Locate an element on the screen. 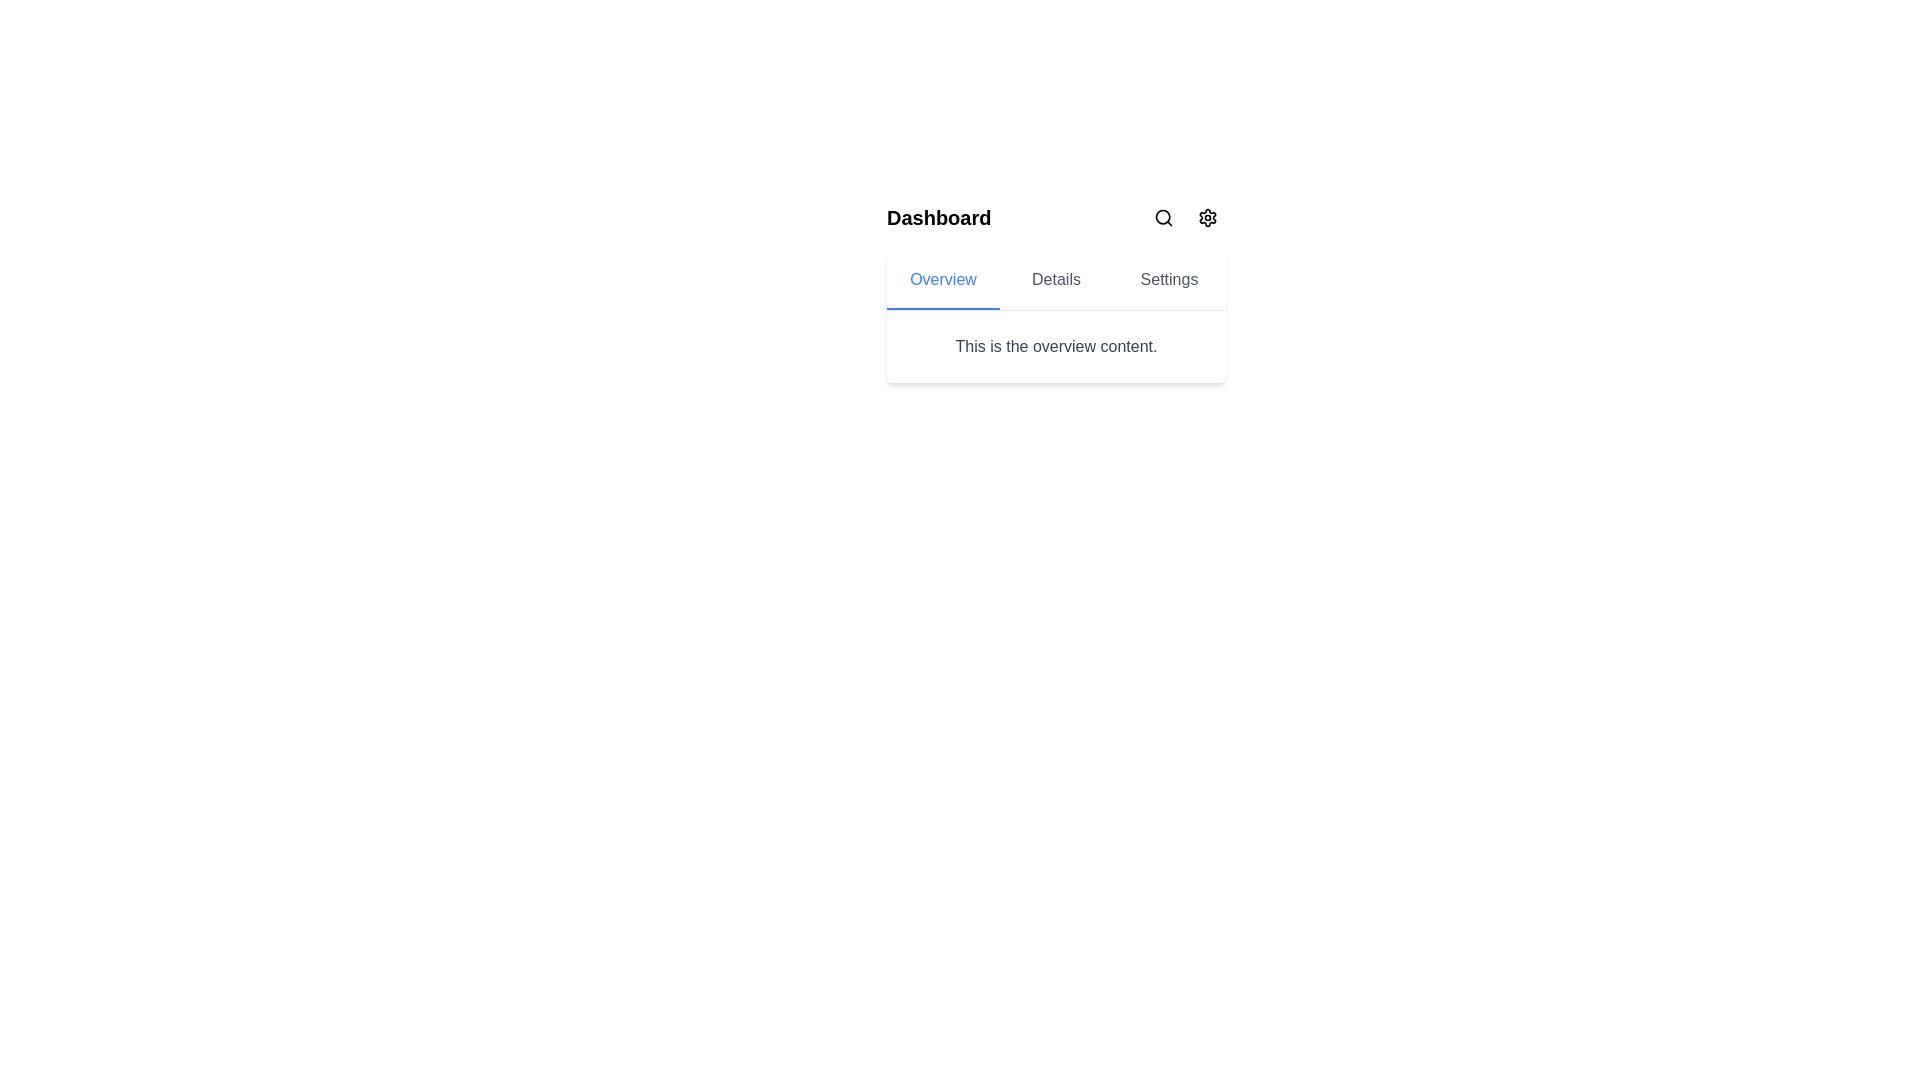 The width and height of the screenshot is (1920, 1080). the gear icon located at the top-right corner of the interface, adjacent to the search icon is located at coordinates (1207, 218).